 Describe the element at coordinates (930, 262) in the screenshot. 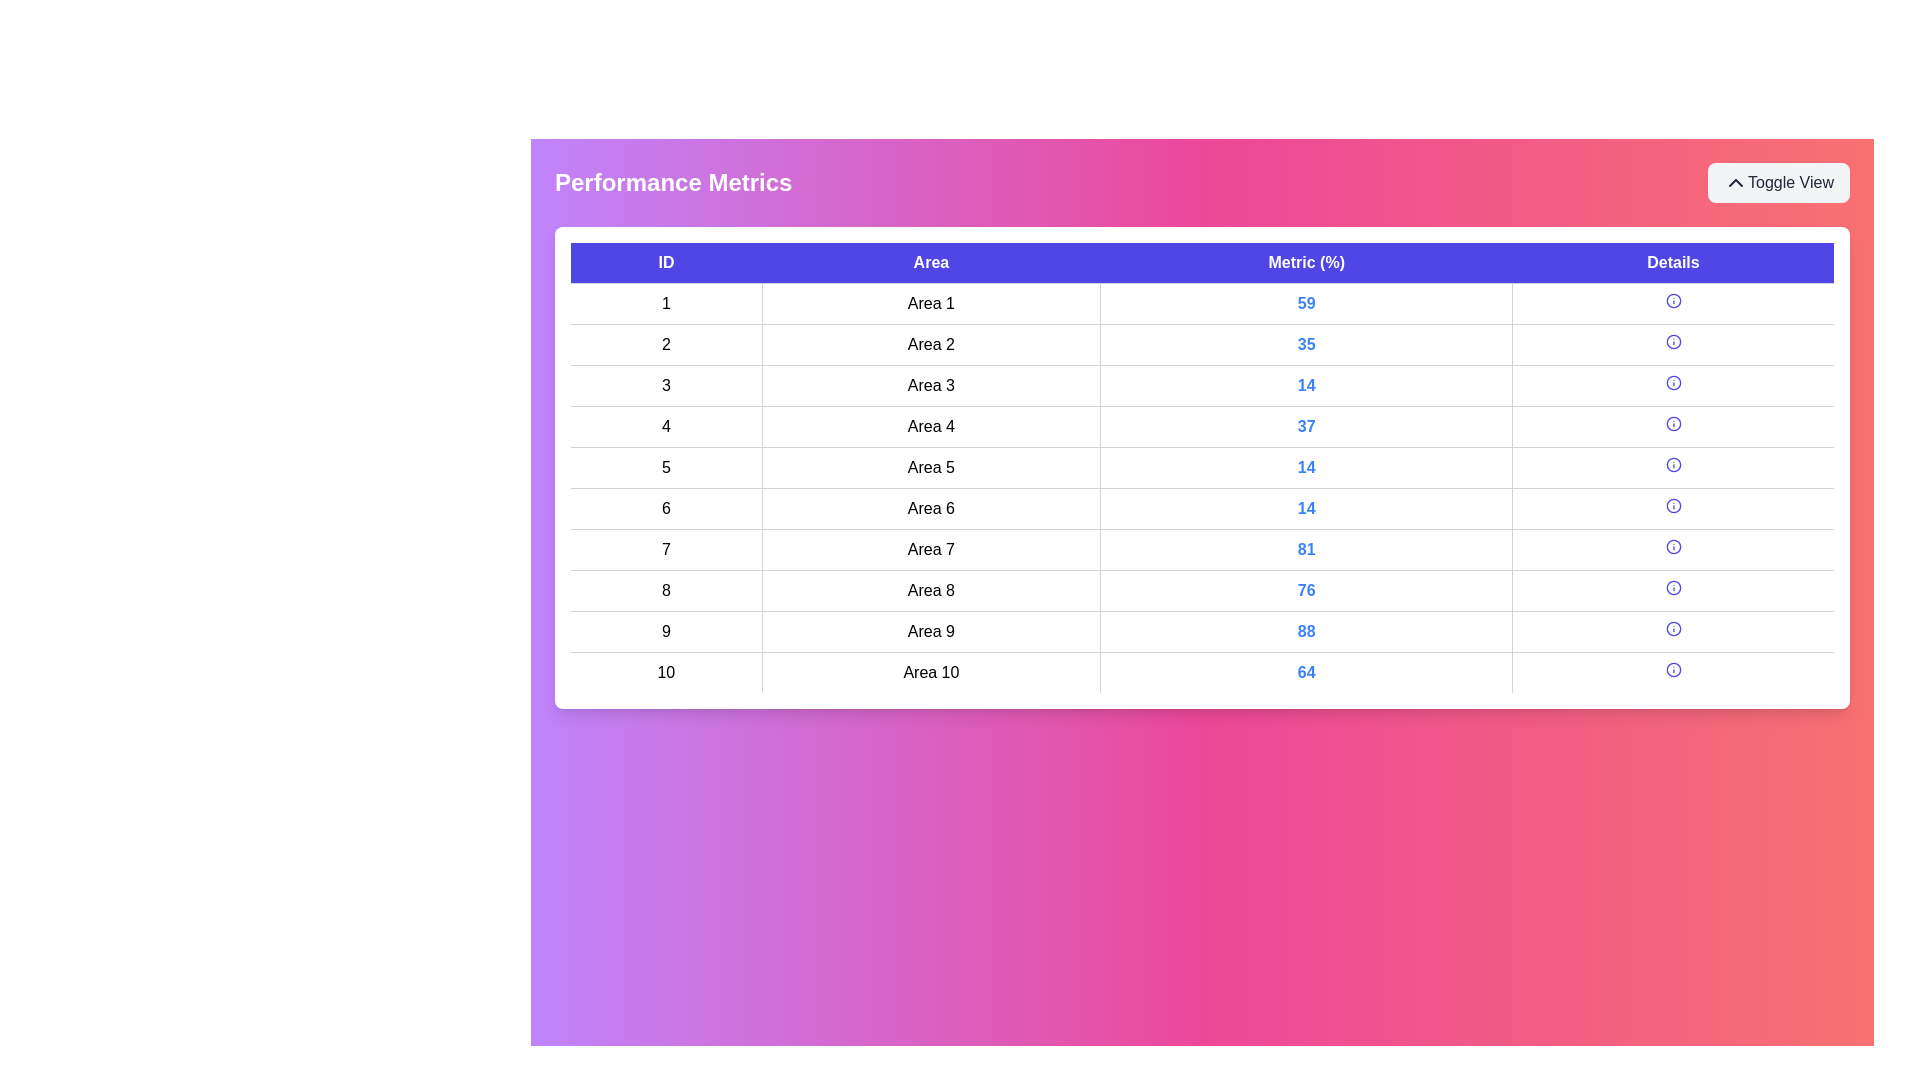

I see `the Area header to sort or filter data` at that location.